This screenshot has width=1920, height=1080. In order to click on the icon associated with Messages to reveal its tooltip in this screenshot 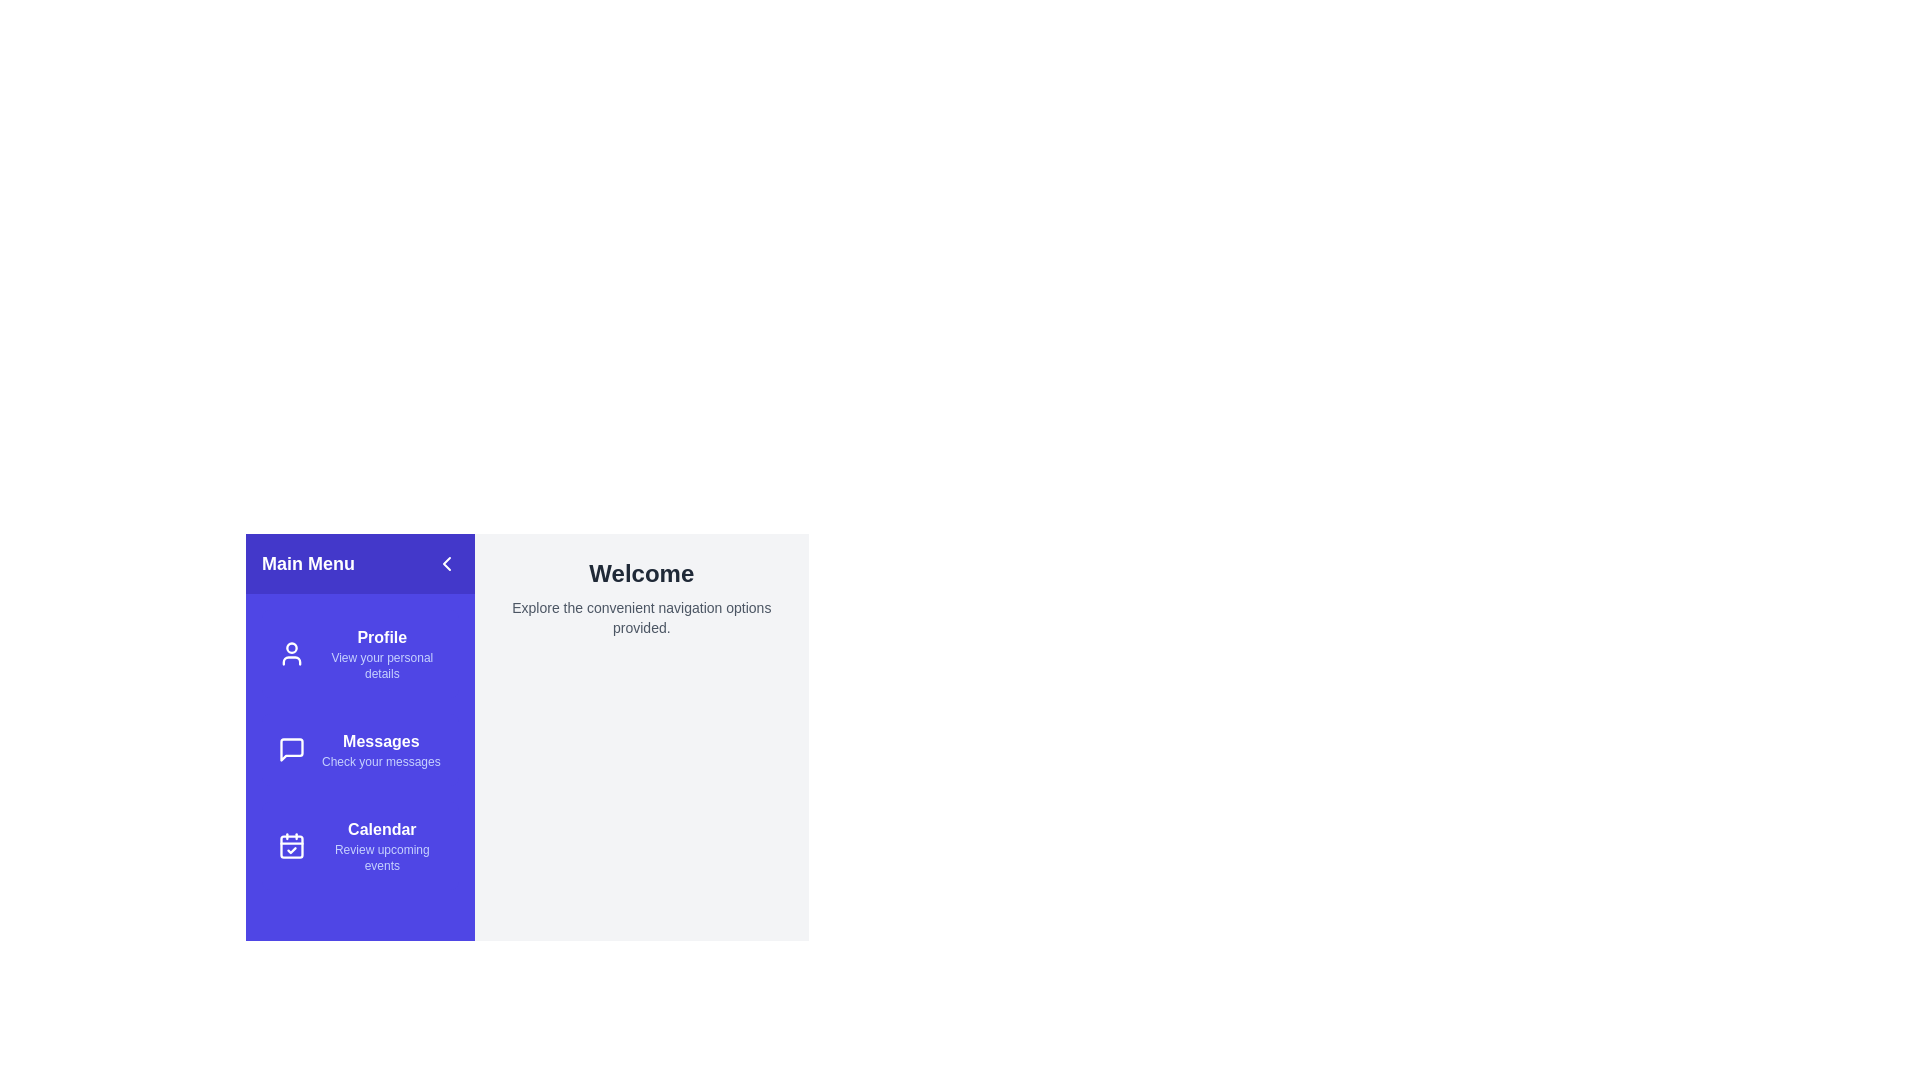, I will do `click(291, 749)`.